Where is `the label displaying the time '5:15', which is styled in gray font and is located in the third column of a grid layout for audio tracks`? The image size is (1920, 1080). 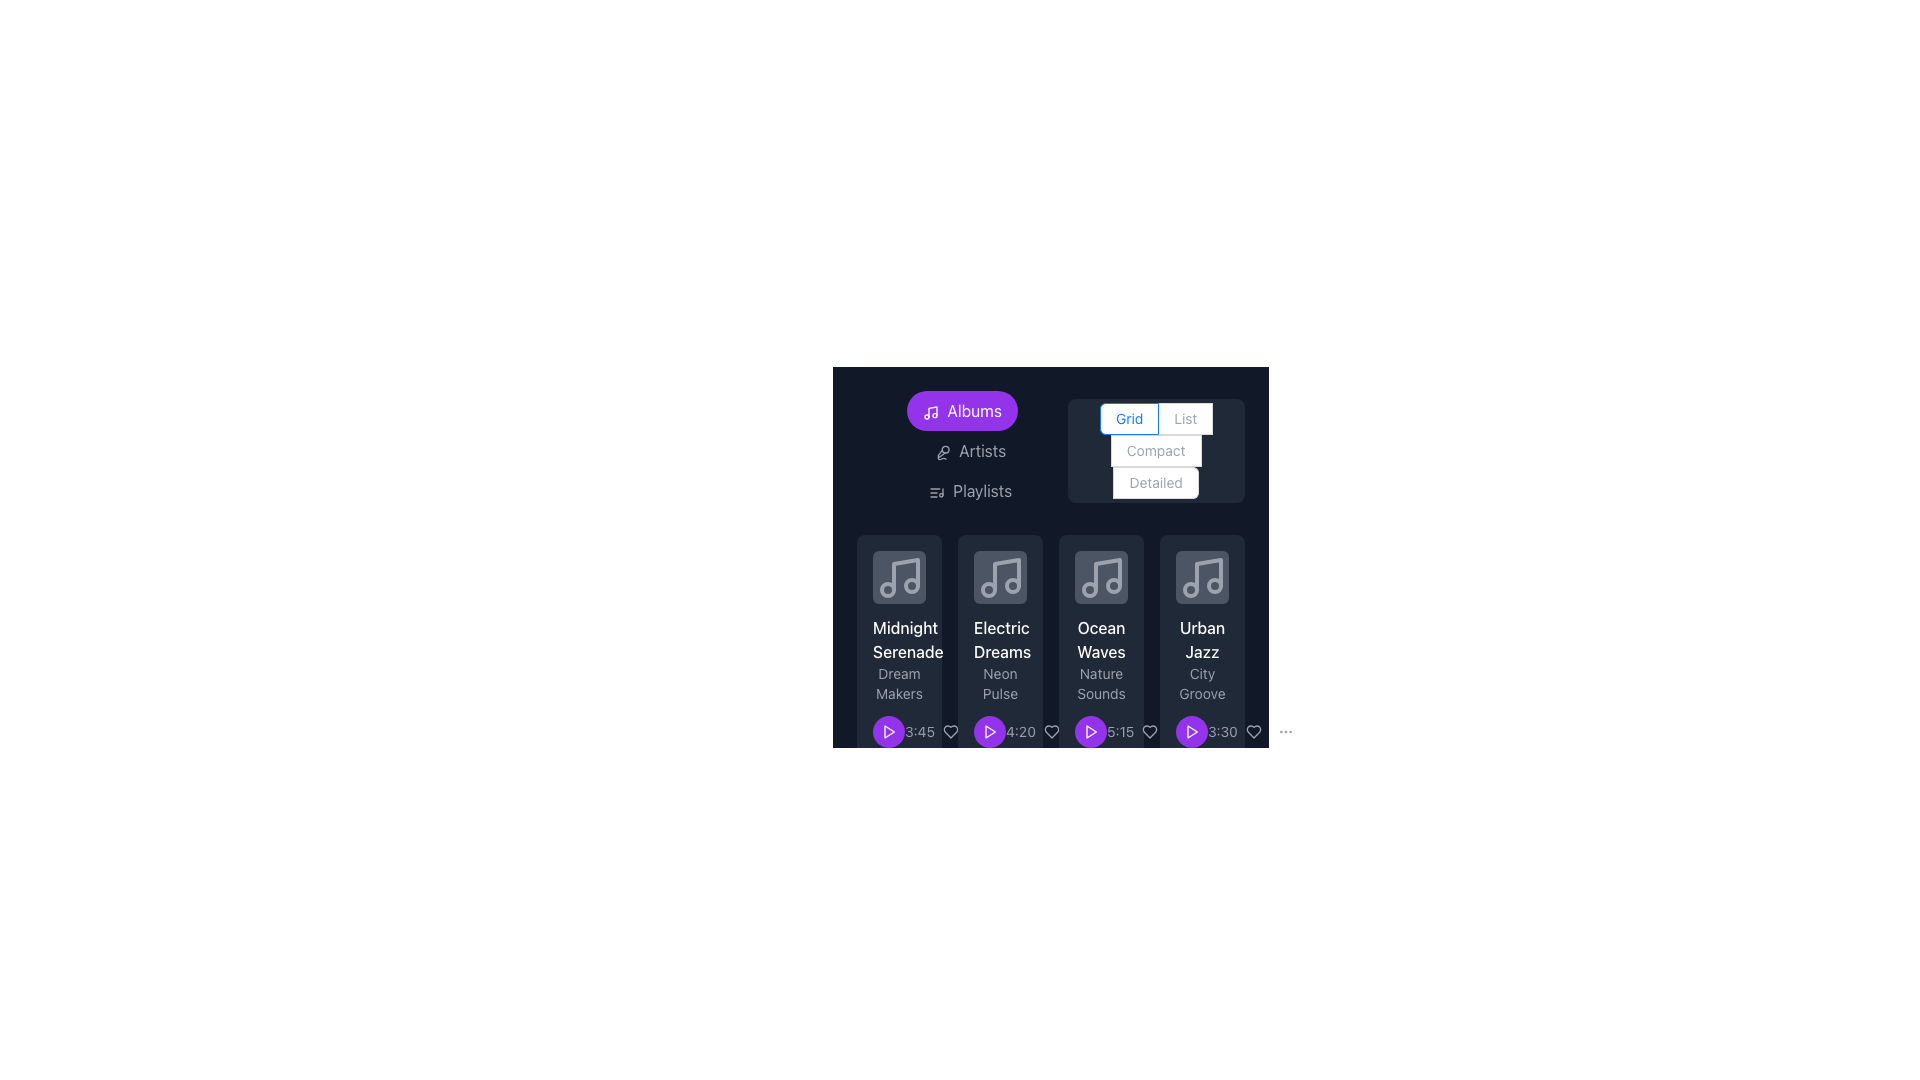 the label displaying the time '5:15', which is styled in gray font and is located in the third column of a grid layout for audio tracks is located at coordinates (1120, 732).